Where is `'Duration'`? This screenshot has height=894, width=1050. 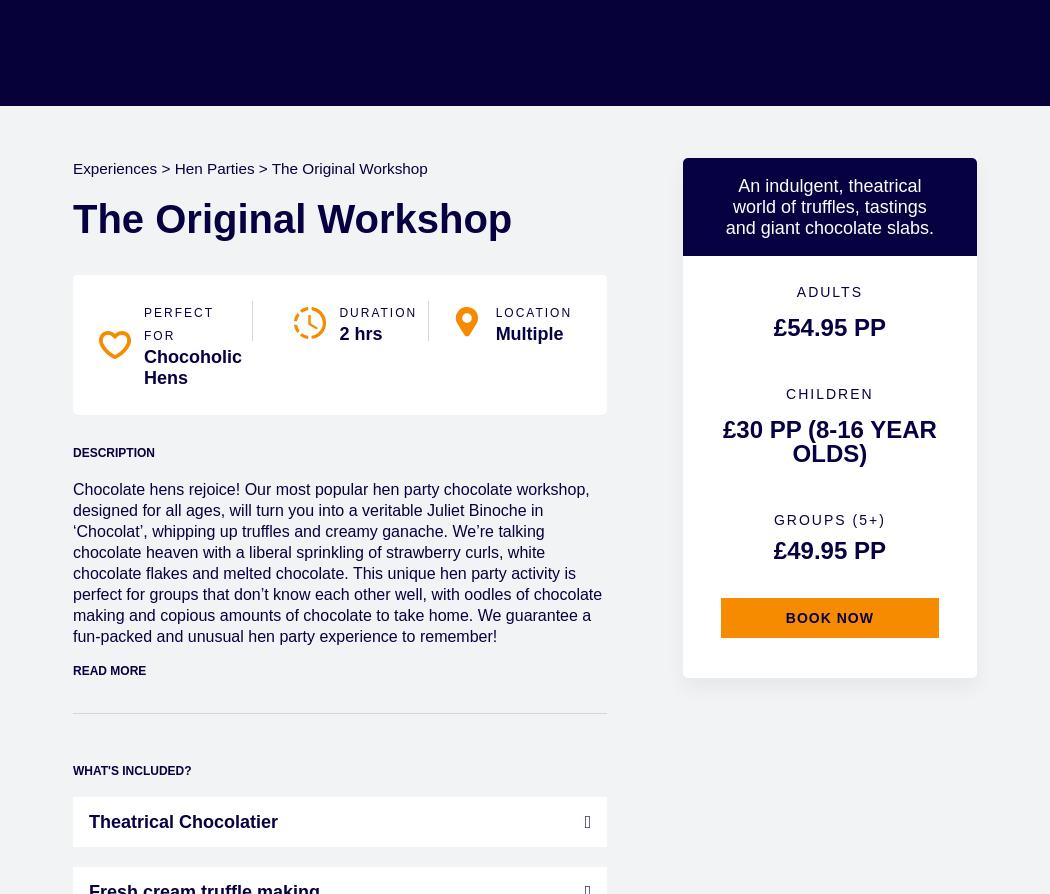
'Duration' is located at coordinates (378, 311).